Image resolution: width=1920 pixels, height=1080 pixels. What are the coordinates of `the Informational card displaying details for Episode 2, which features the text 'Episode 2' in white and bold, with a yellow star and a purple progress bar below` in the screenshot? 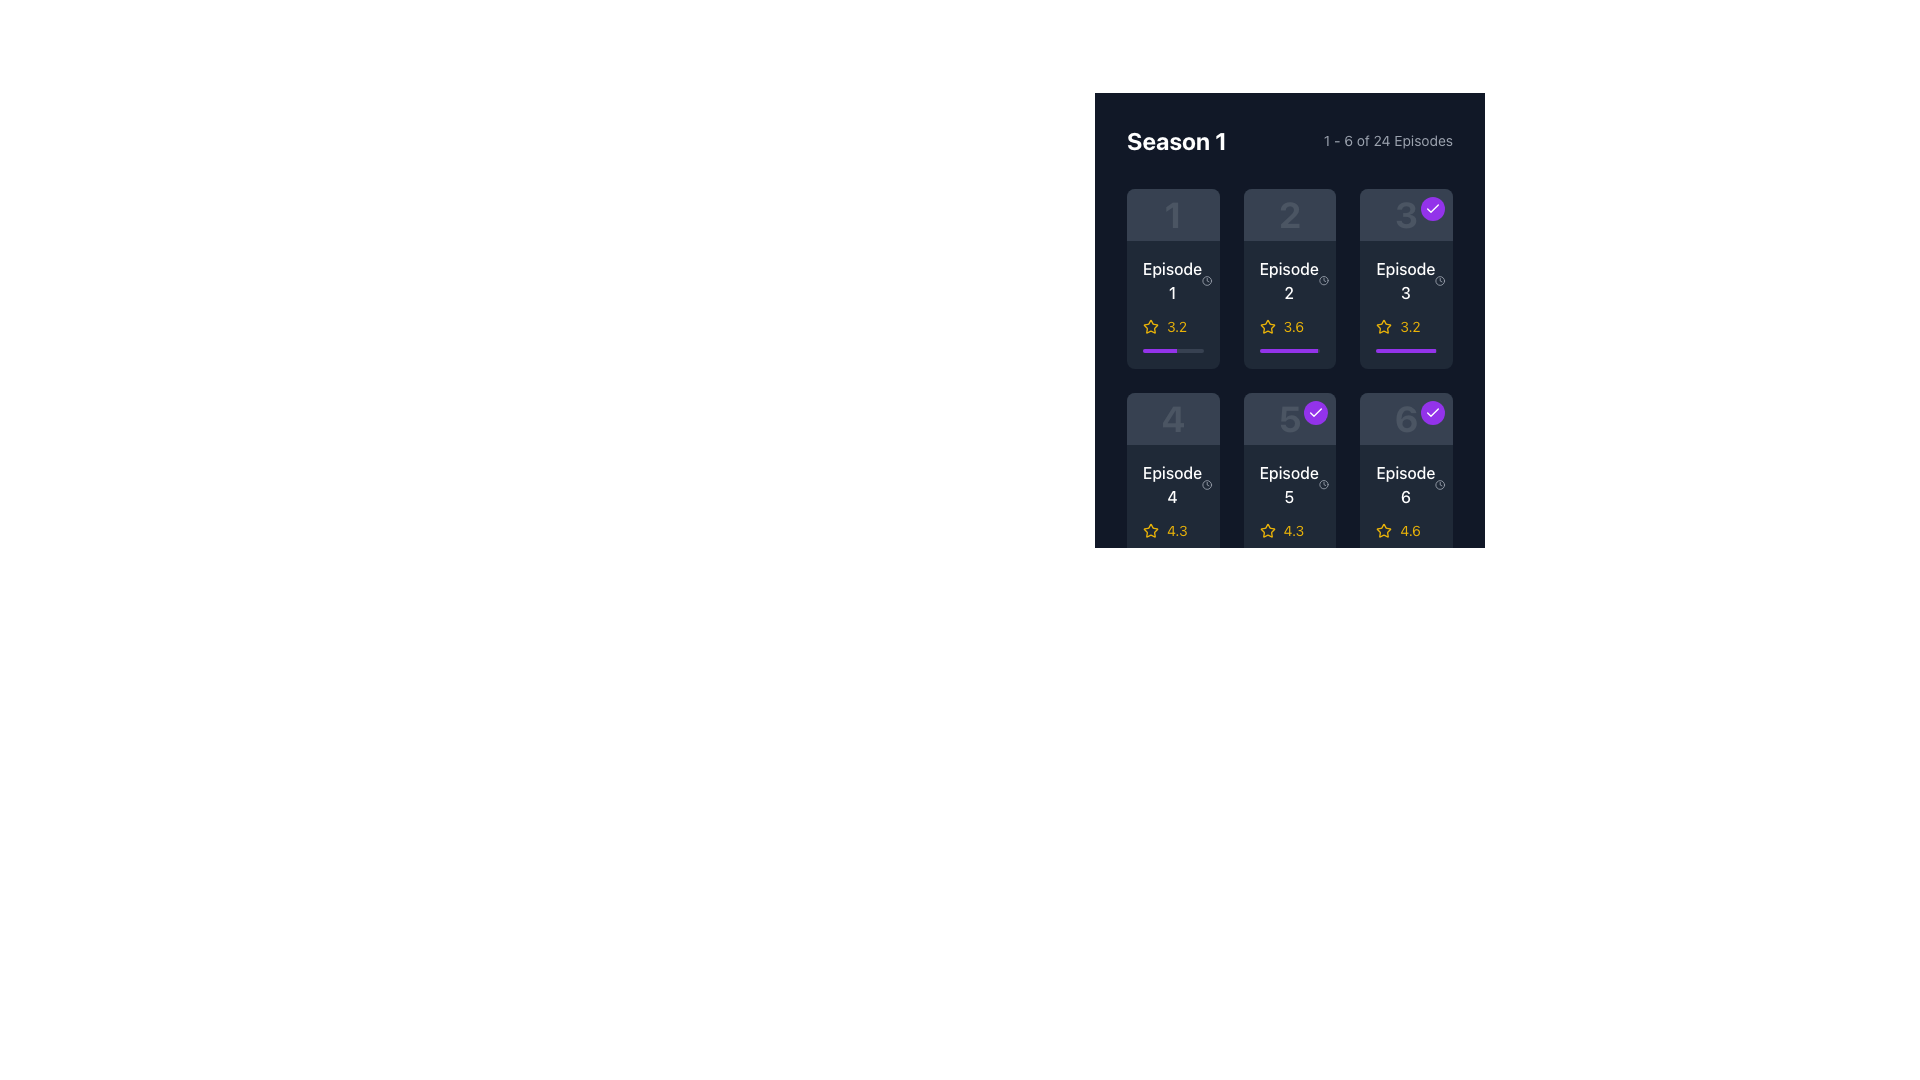 It's located at (1290, 305).